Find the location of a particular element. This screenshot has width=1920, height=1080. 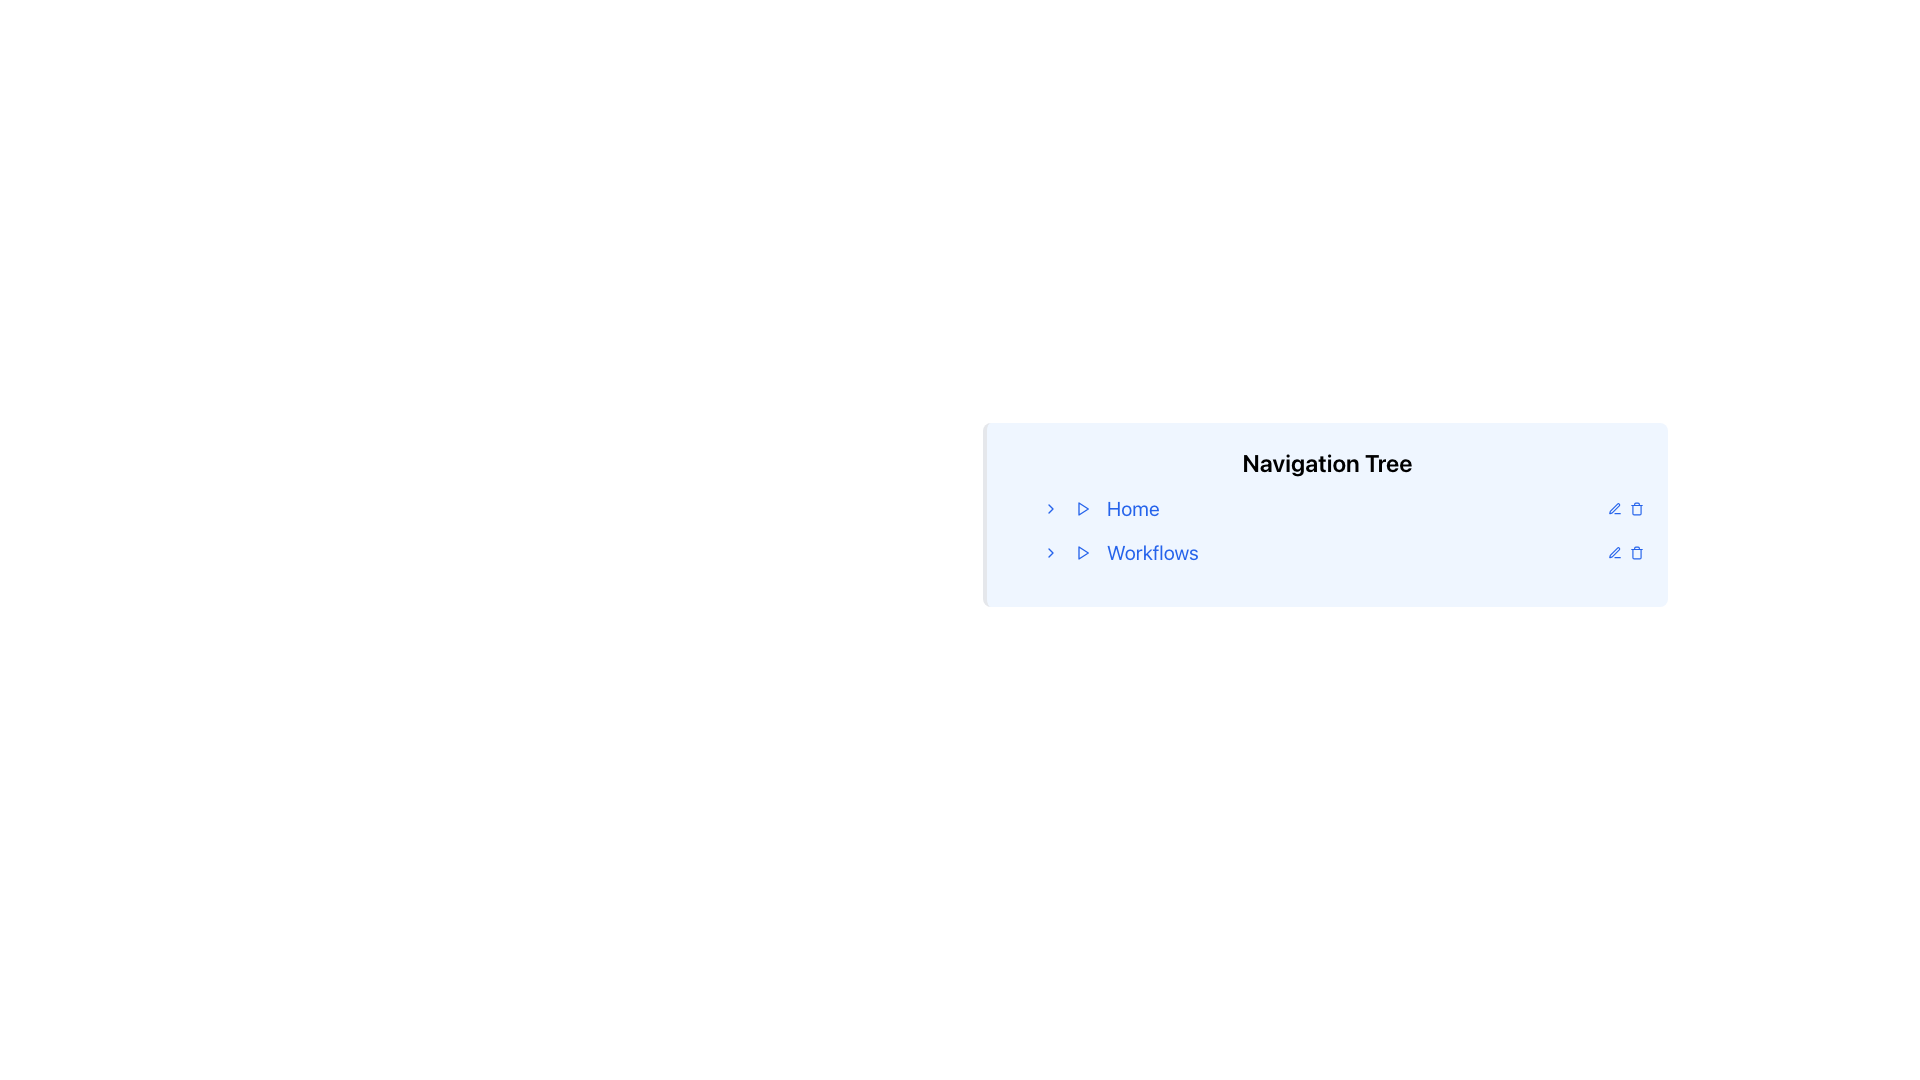

the small triangular play button icon with a bold blue outline located in the Navigation Tree section, positioned to the left of the 'Home' text is located at coordinates (1082, 508).